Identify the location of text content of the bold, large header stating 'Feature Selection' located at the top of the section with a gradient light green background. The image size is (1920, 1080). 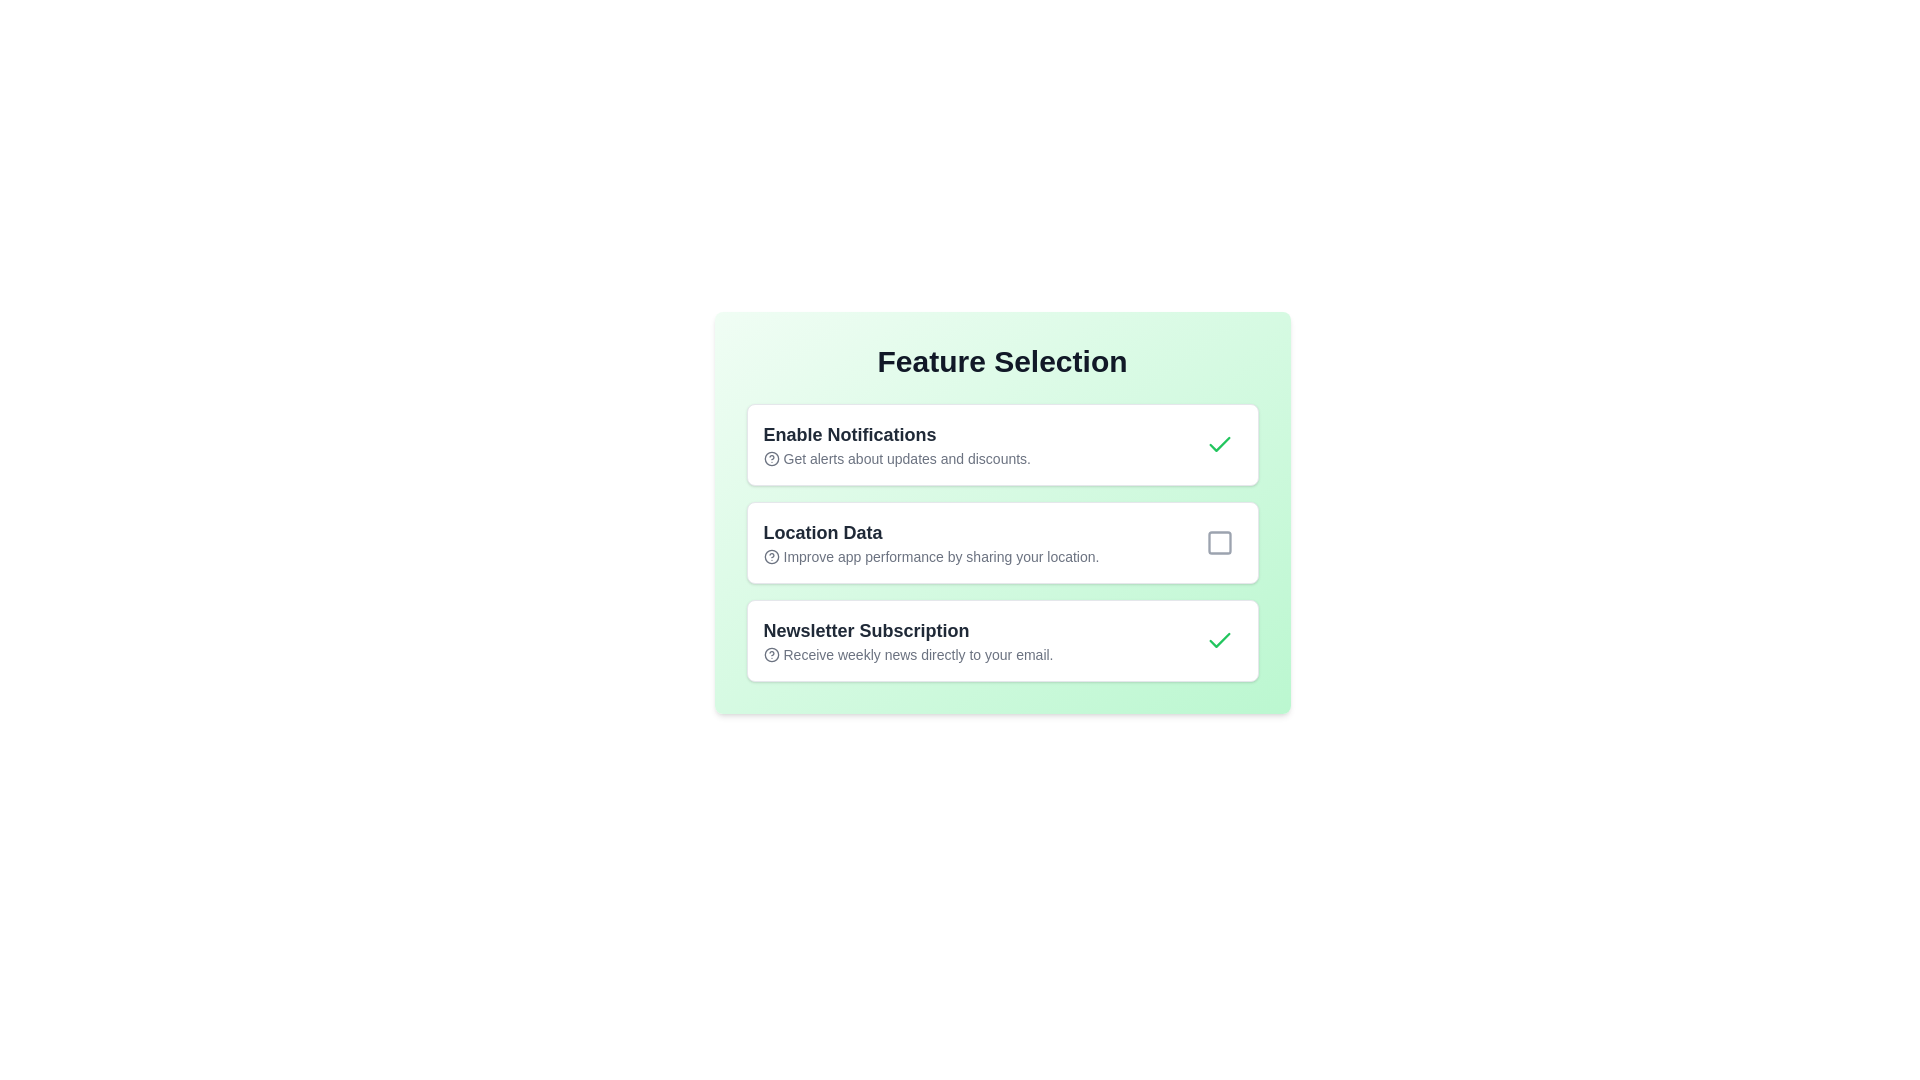
(1002, 362).